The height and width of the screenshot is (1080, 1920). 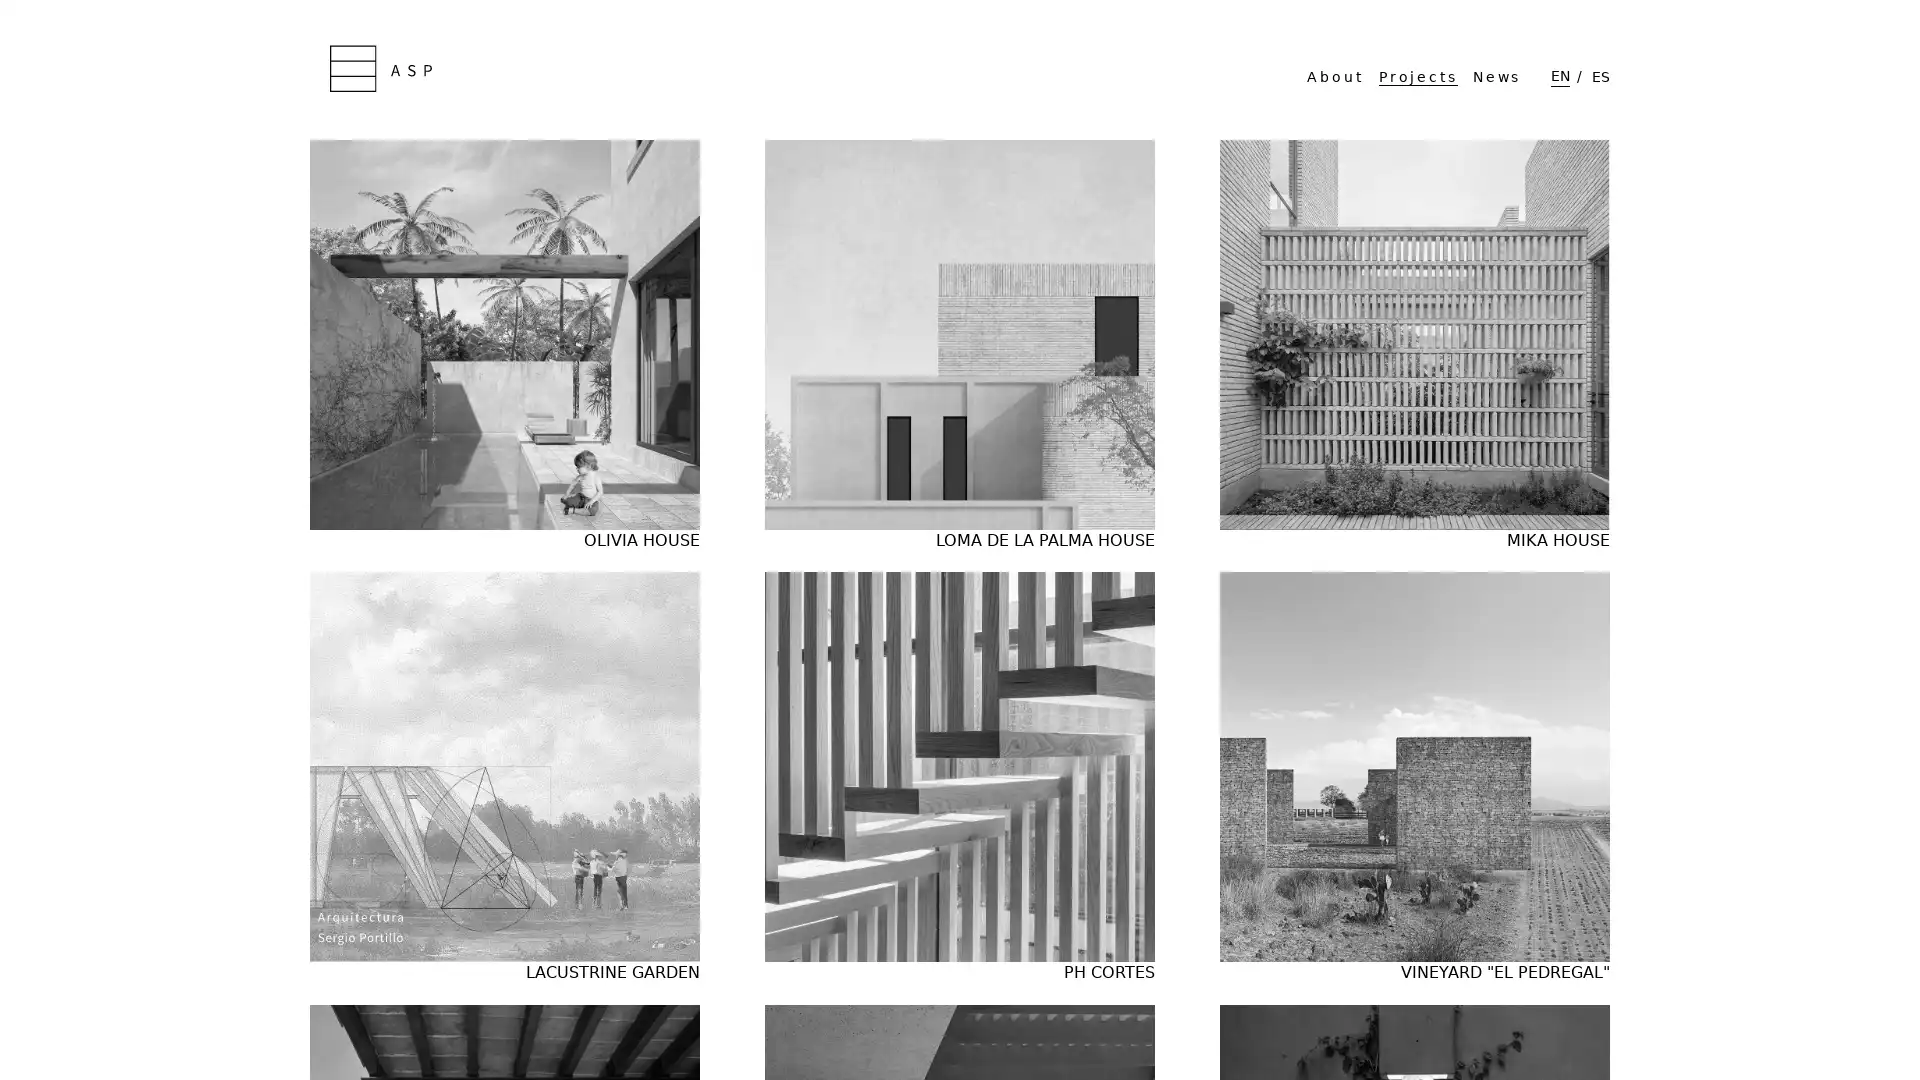 I want to click on ES, so click(x=1601, y=75).